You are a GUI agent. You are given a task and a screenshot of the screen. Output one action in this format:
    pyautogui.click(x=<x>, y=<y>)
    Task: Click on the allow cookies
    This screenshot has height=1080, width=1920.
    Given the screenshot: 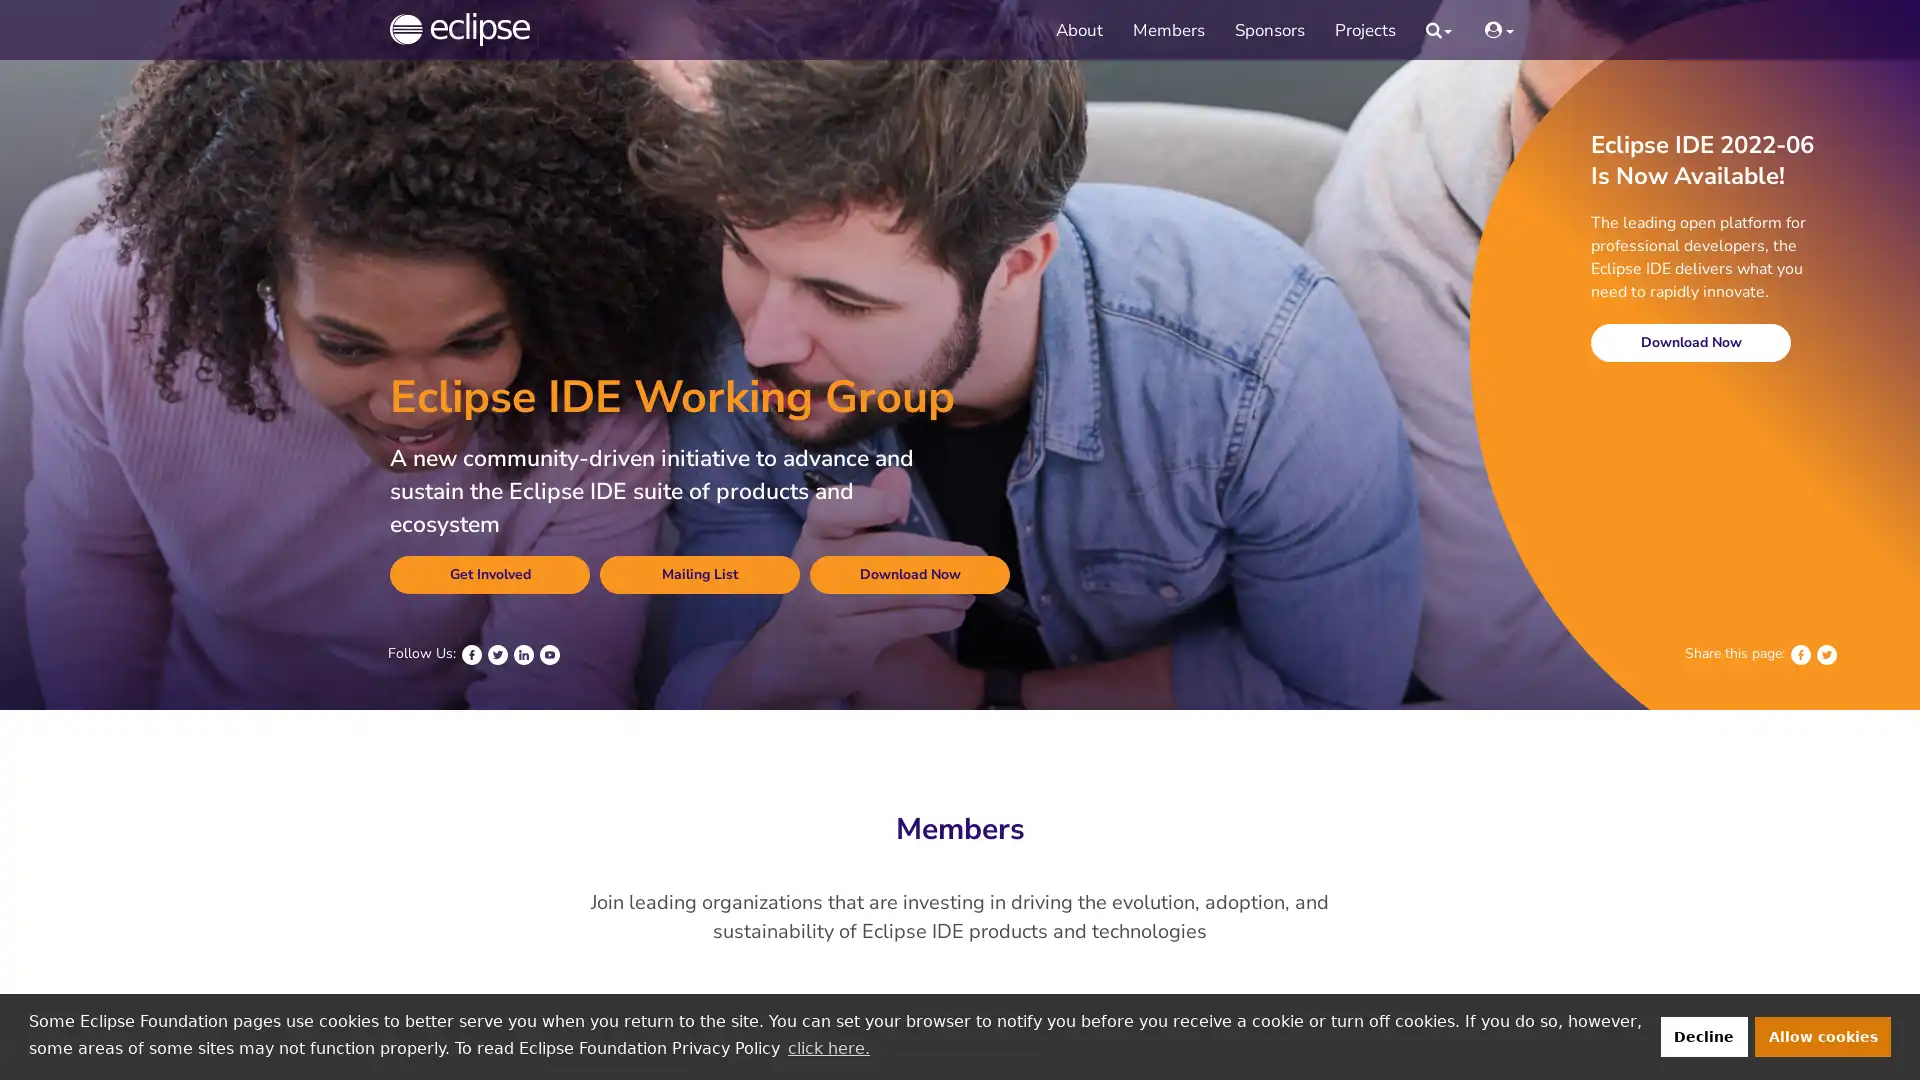 What is the action you would take?
    pyautogui.click(x=1823, y=1035)
    